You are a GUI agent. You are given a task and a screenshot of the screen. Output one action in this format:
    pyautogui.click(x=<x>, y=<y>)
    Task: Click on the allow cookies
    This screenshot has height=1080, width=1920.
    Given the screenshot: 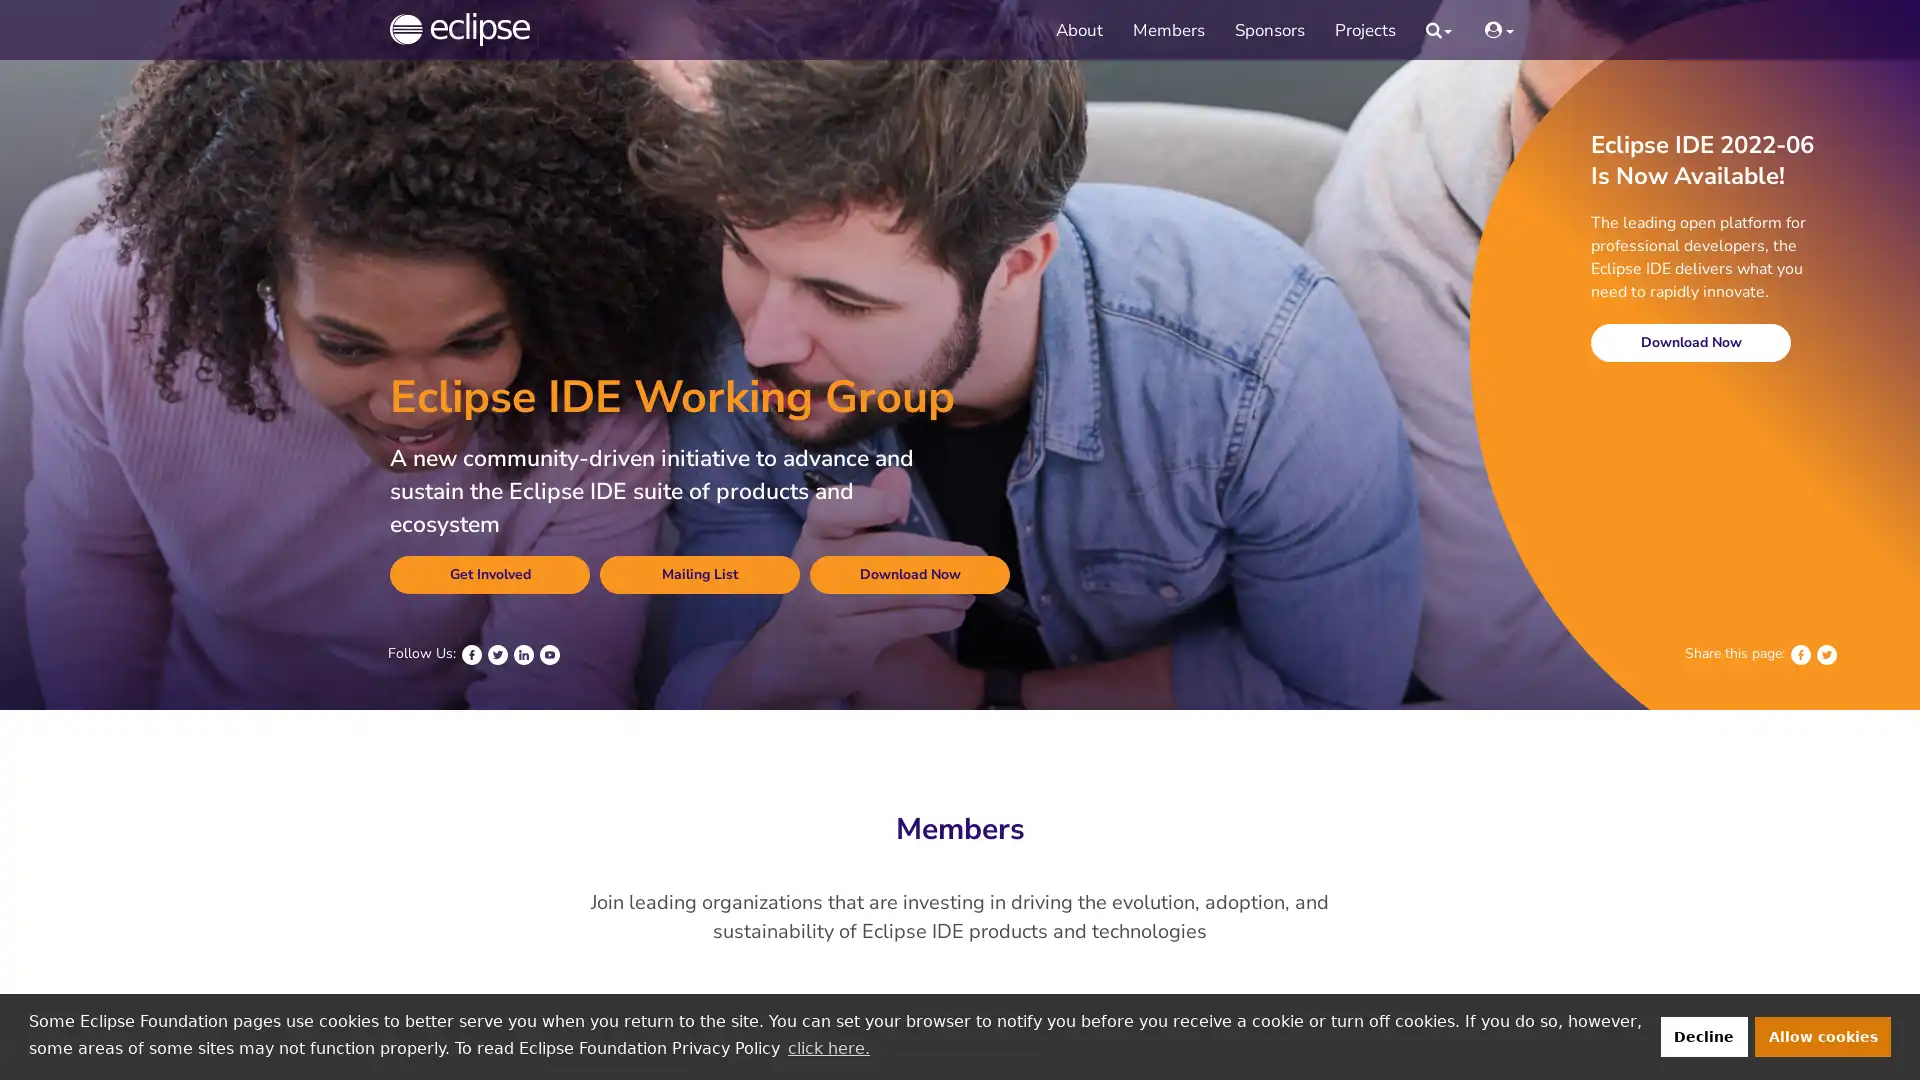 What is the action you would take?
    pyautogui.click(x=1823, y=1035)
    